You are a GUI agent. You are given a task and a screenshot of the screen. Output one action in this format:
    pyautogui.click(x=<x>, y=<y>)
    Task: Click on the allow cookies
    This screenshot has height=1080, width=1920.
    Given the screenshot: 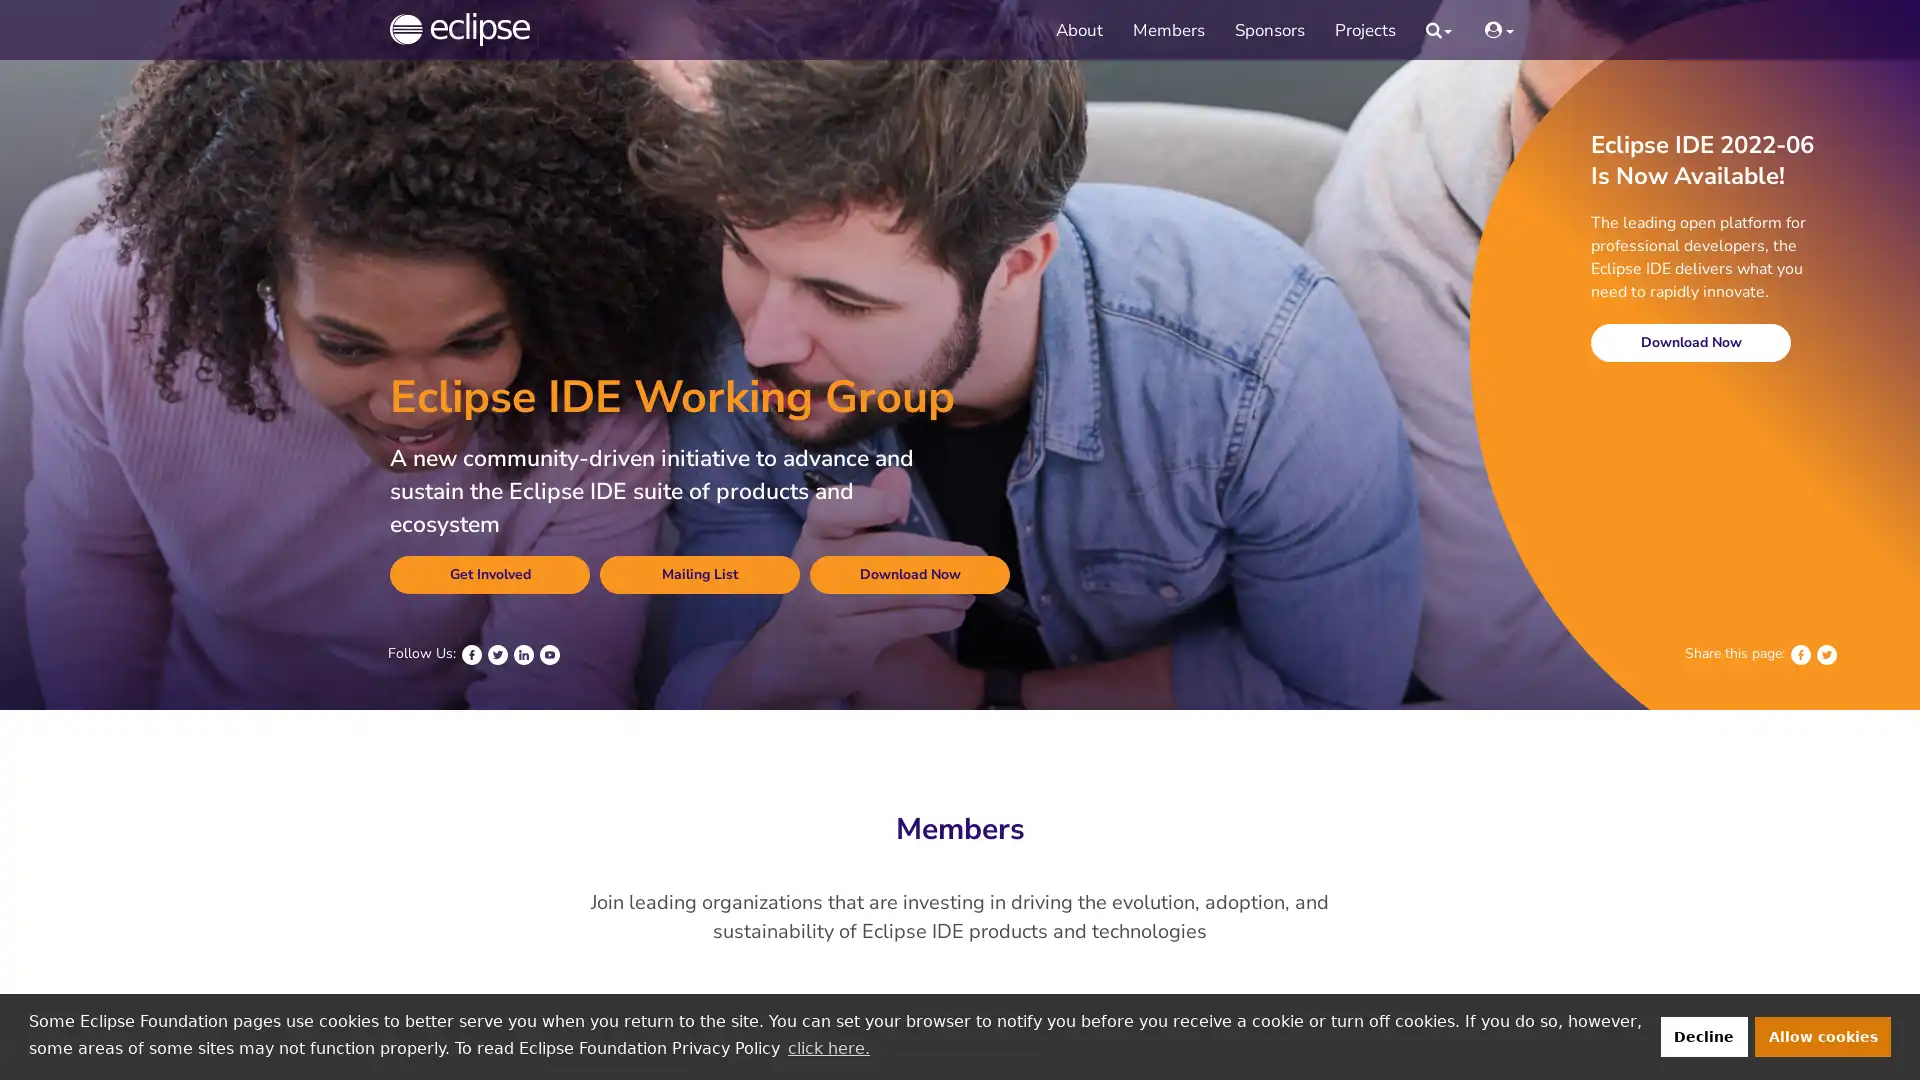 What is the action you would take?
    pyautogui.click(x=1823, y=1035)
    